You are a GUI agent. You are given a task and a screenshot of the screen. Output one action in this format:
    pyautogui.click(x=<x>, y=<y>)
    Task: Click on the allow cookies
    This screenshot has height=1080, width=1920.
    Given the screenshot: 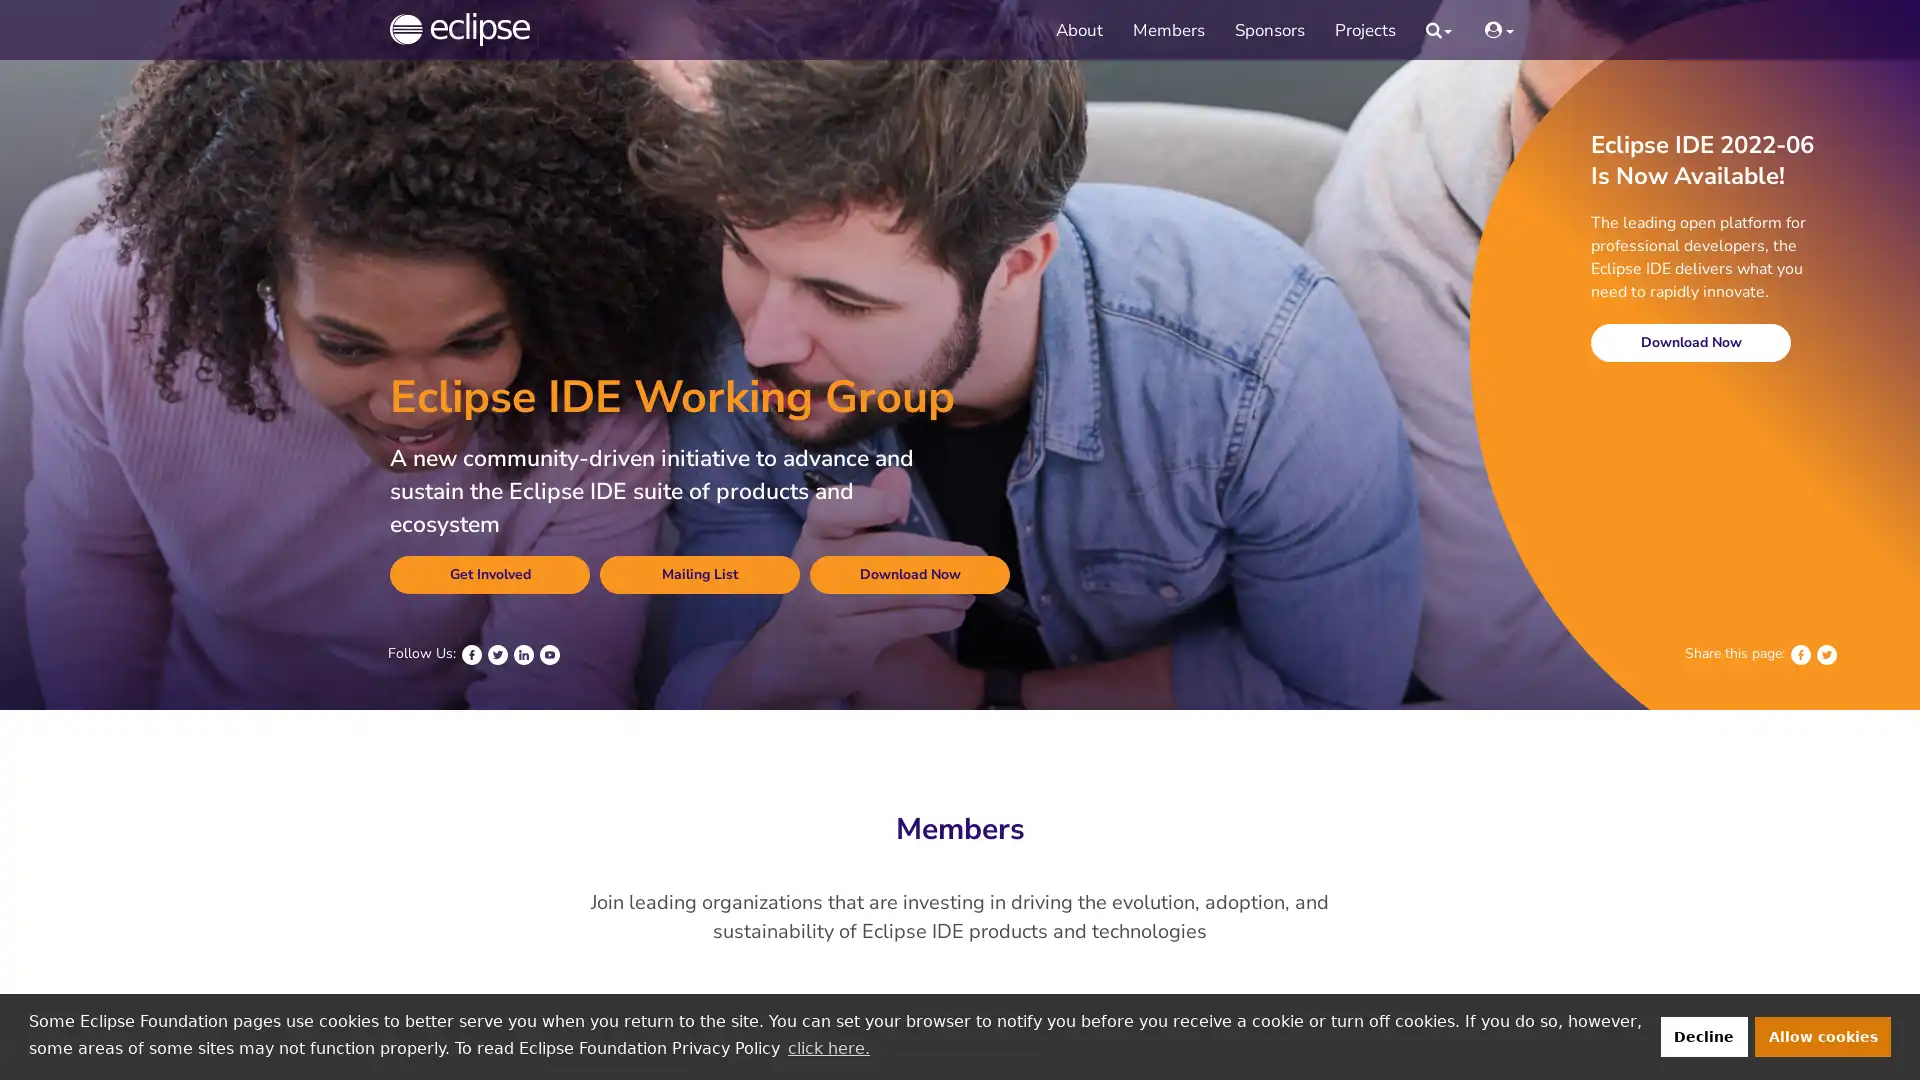 What is the action you would take?
    pyautogui.click(x=1823, y=1035)
    